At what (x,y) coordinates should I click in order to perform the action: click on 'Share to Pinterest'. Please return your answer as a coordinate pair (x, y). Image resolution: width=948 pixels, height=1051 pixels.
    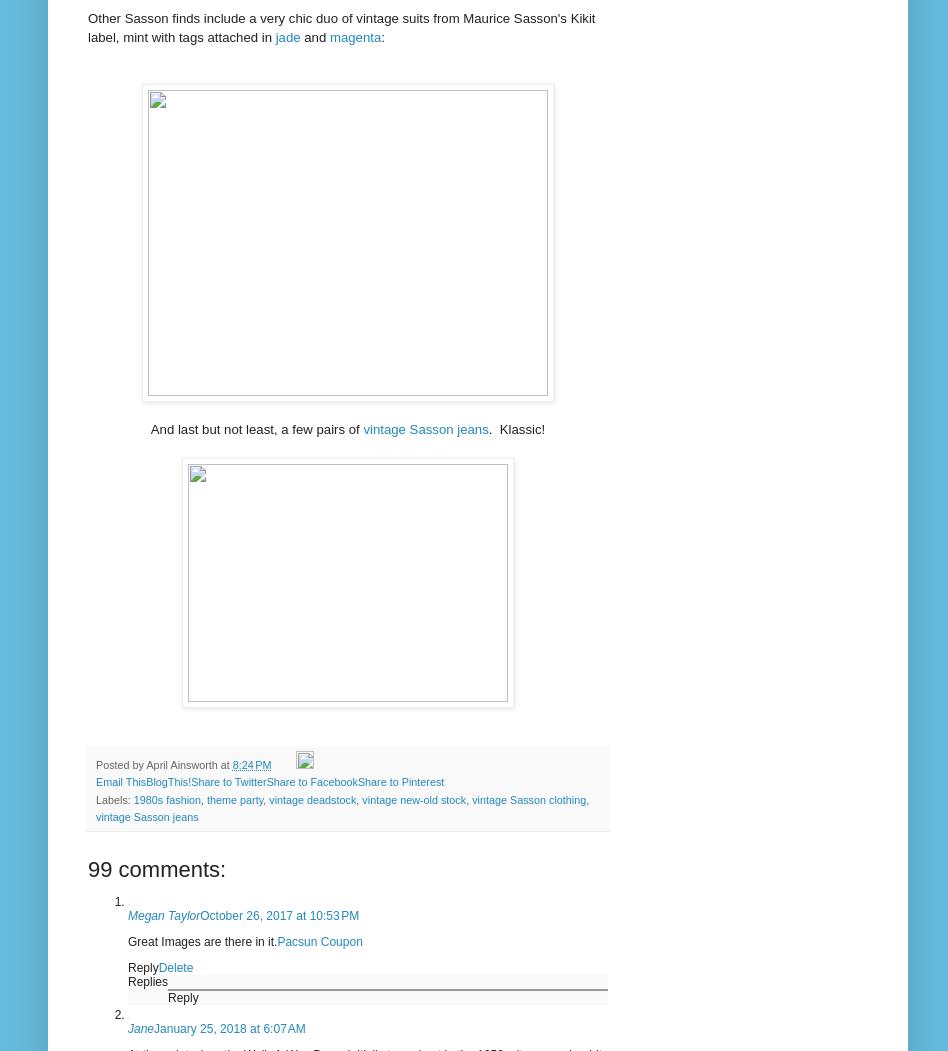
    Looking at the image, I should click on (399, 781).